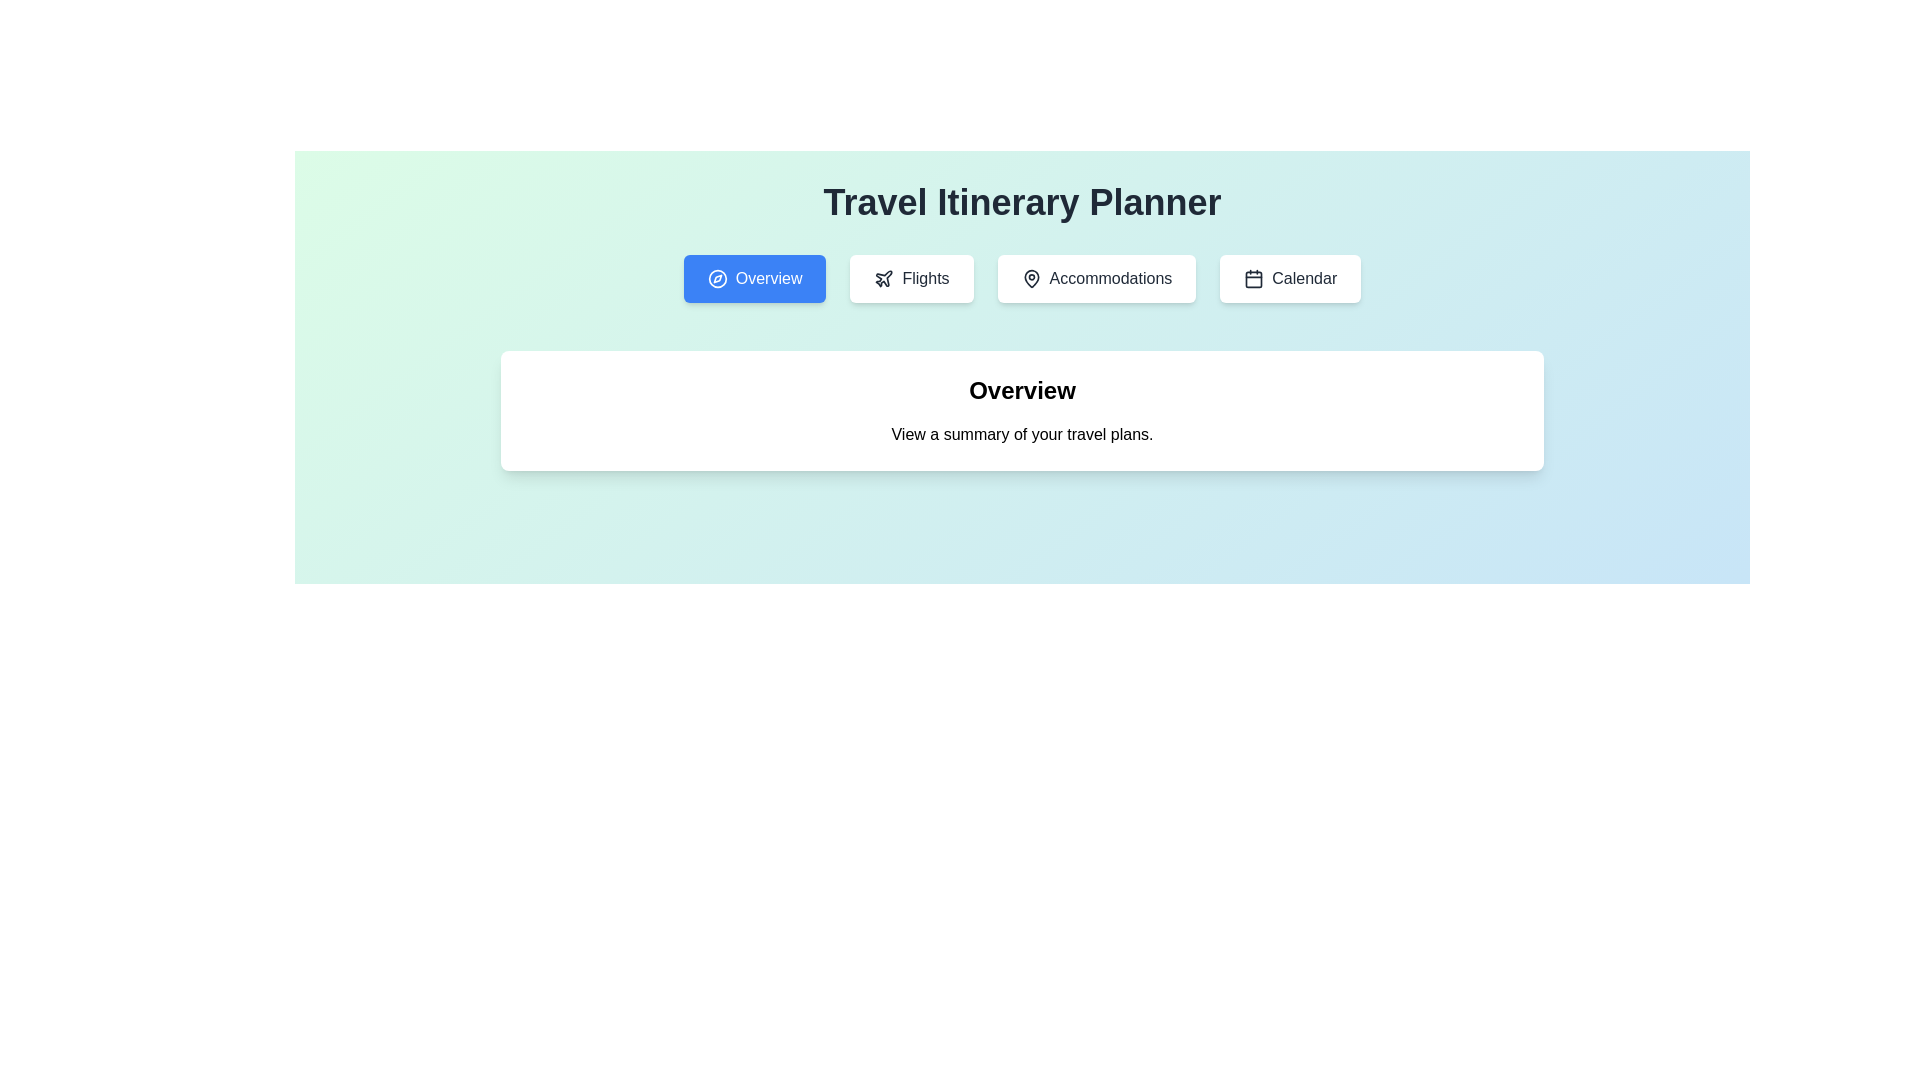  Describe the element at coordinates (1031, 278) in the screenshot. I see `the map pin graphic representing 'Accommodations' in the navigation menu, which is the third button from the left` at that location.